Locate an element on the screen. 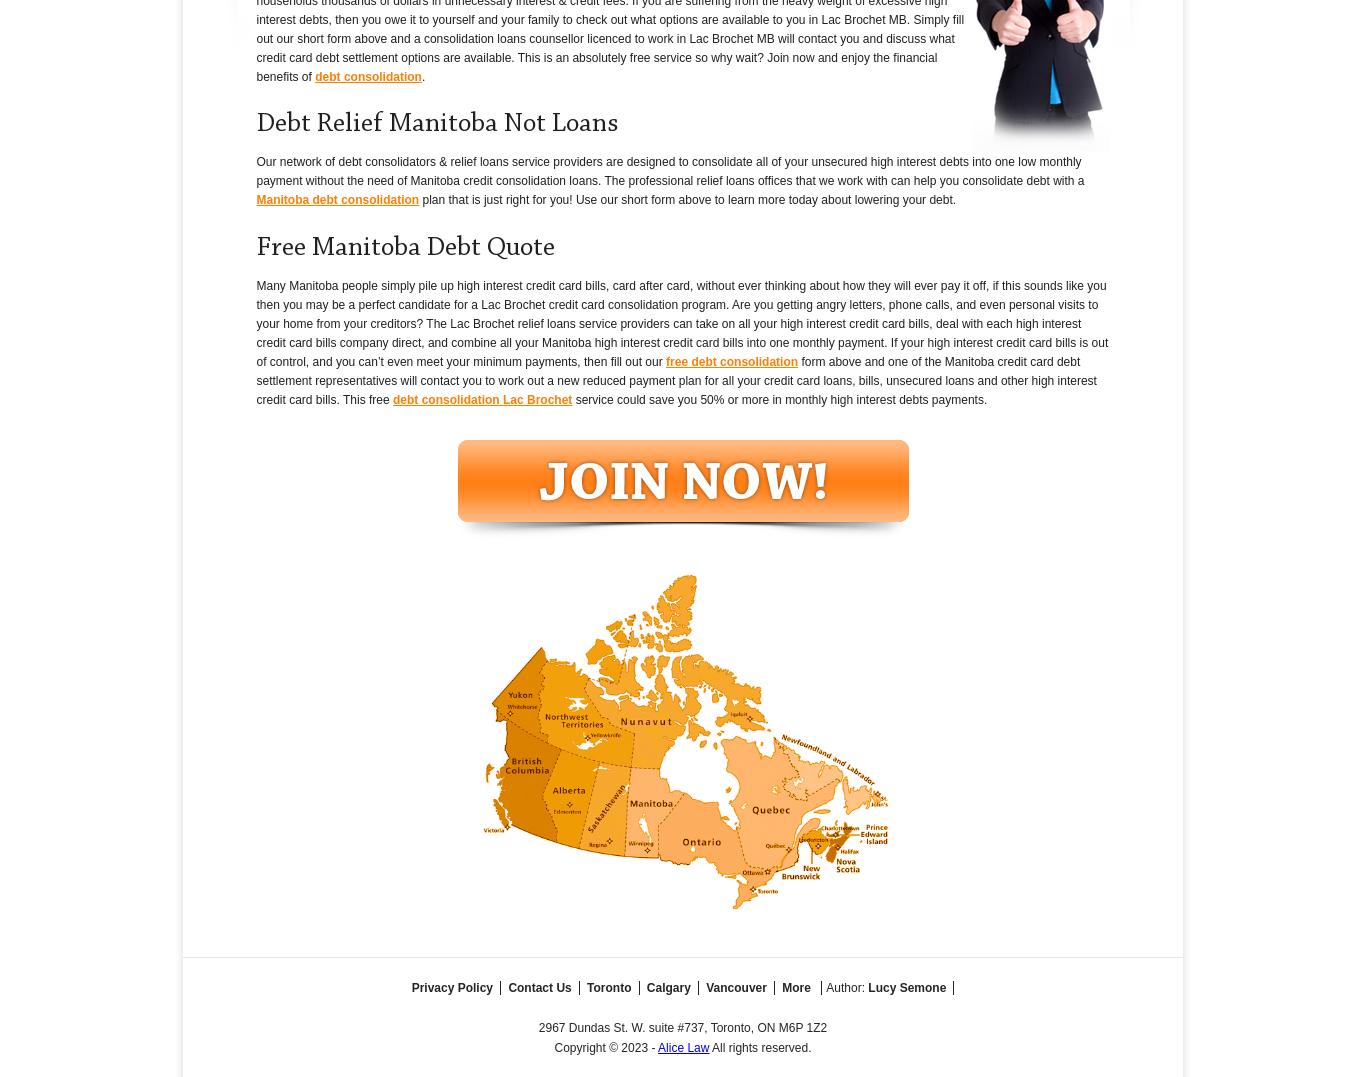 The image size is (1366, 1077). '.' is located at coordinates (422, 76).